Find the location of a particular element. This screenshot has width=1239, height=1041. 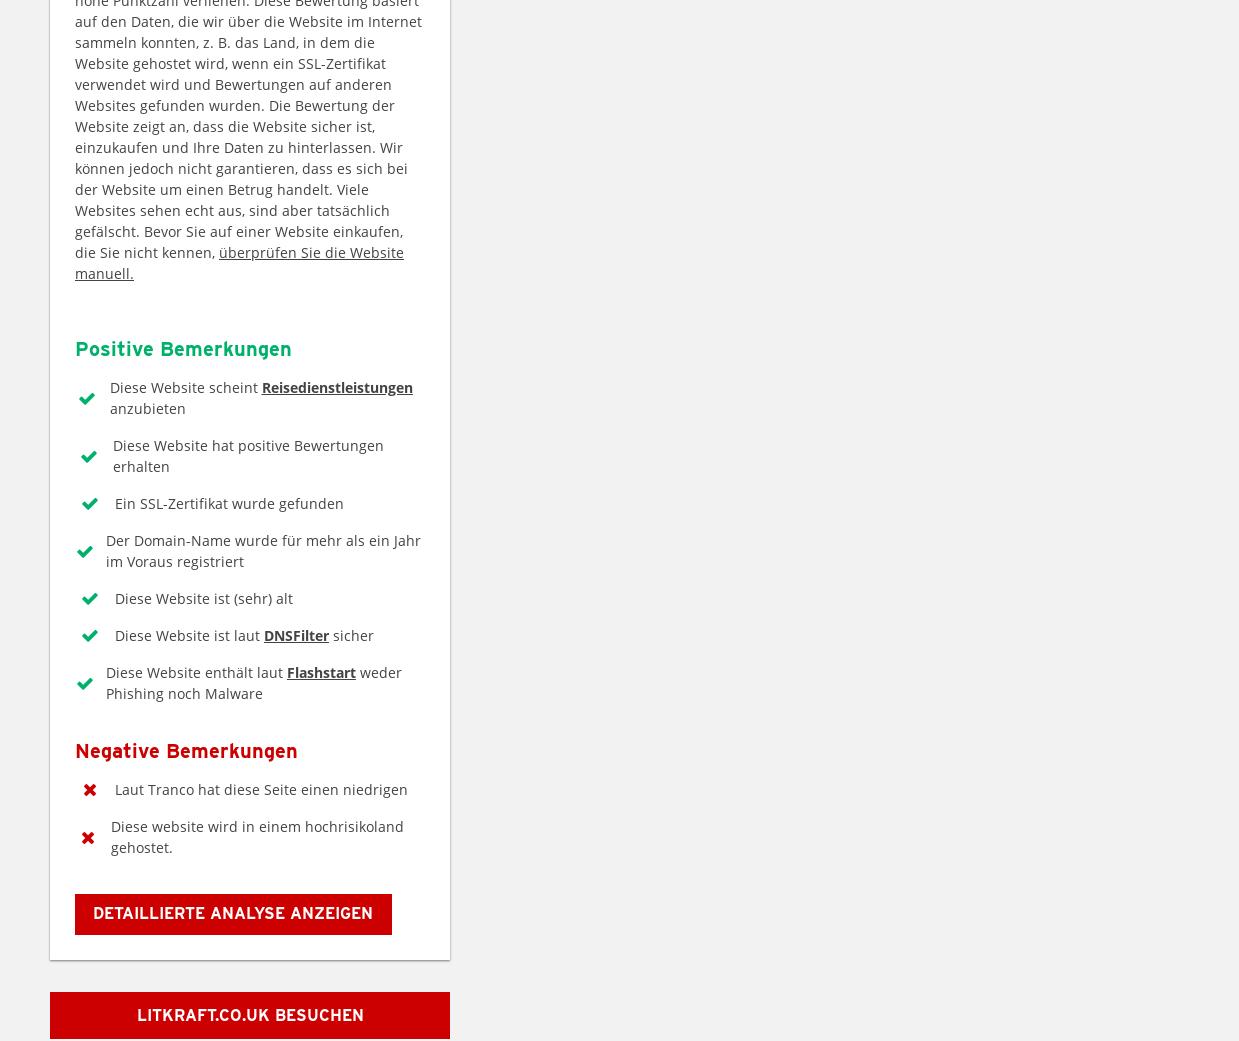

'DETAILLIERTE ANALYSE ANZEIGEN' is located at coordinates (232, 912).